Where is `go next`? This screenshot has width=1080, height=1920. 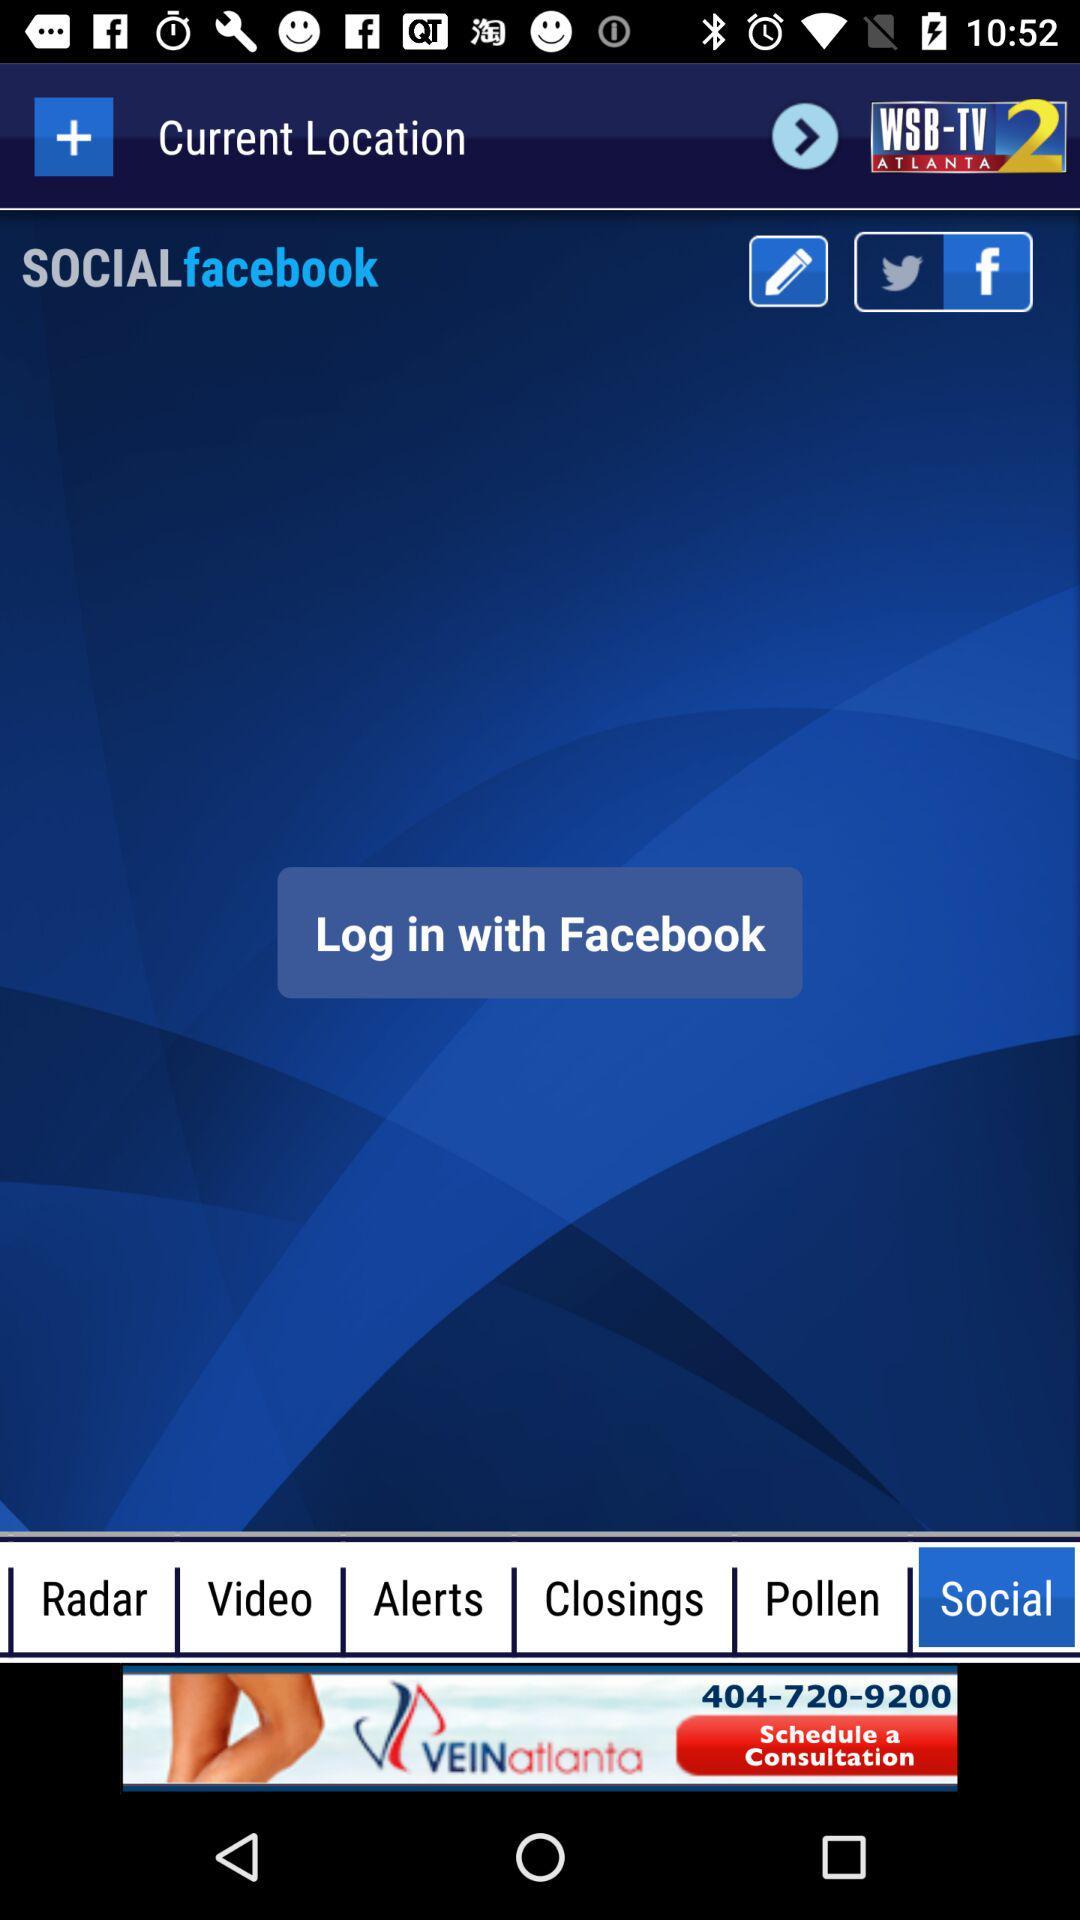
go next is located at coordinates (804, 135).